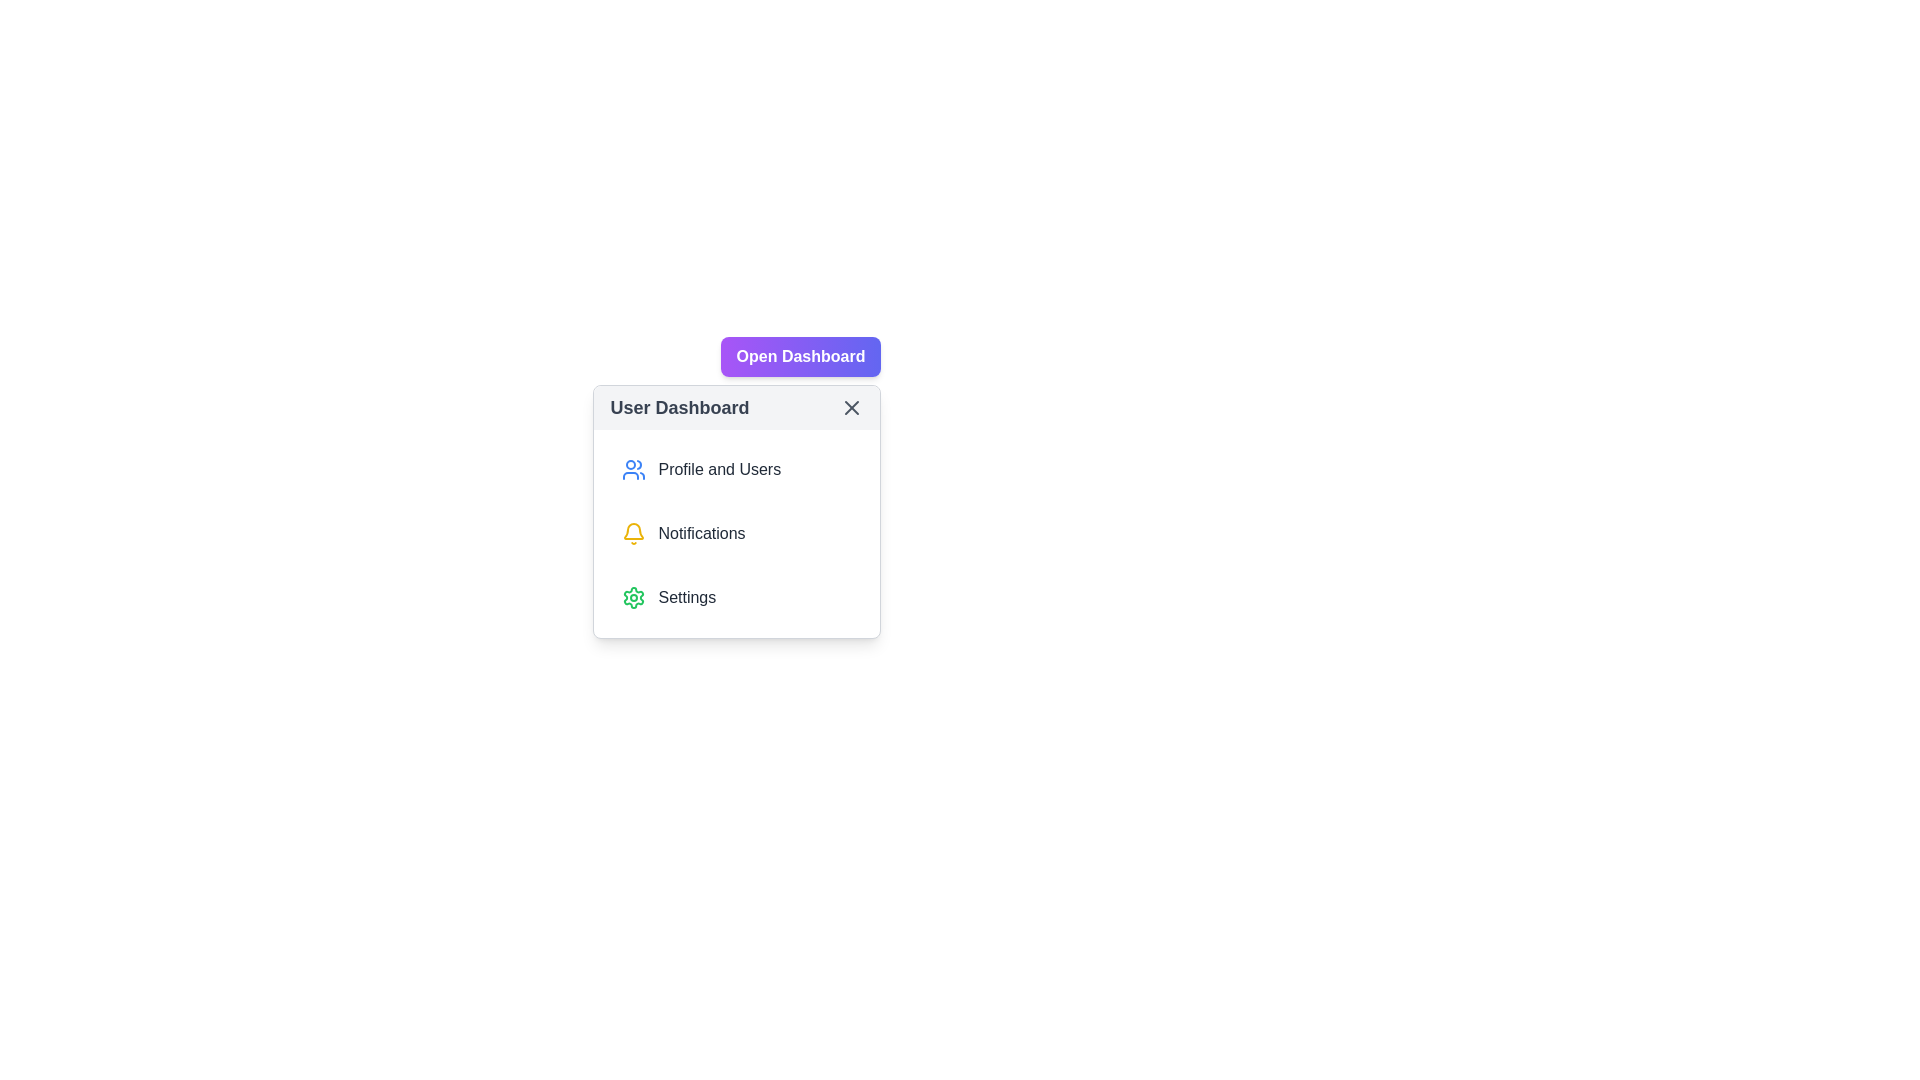 The width and height of the screenshot is (1920, 1080). Describe the element at coordinates (736, 470) in the screenshot. I see `the first button in the vertically arranged list of interactive items within the 'User Dashboard' panel, which serves as a navigation link for profiles and user management` at that location.